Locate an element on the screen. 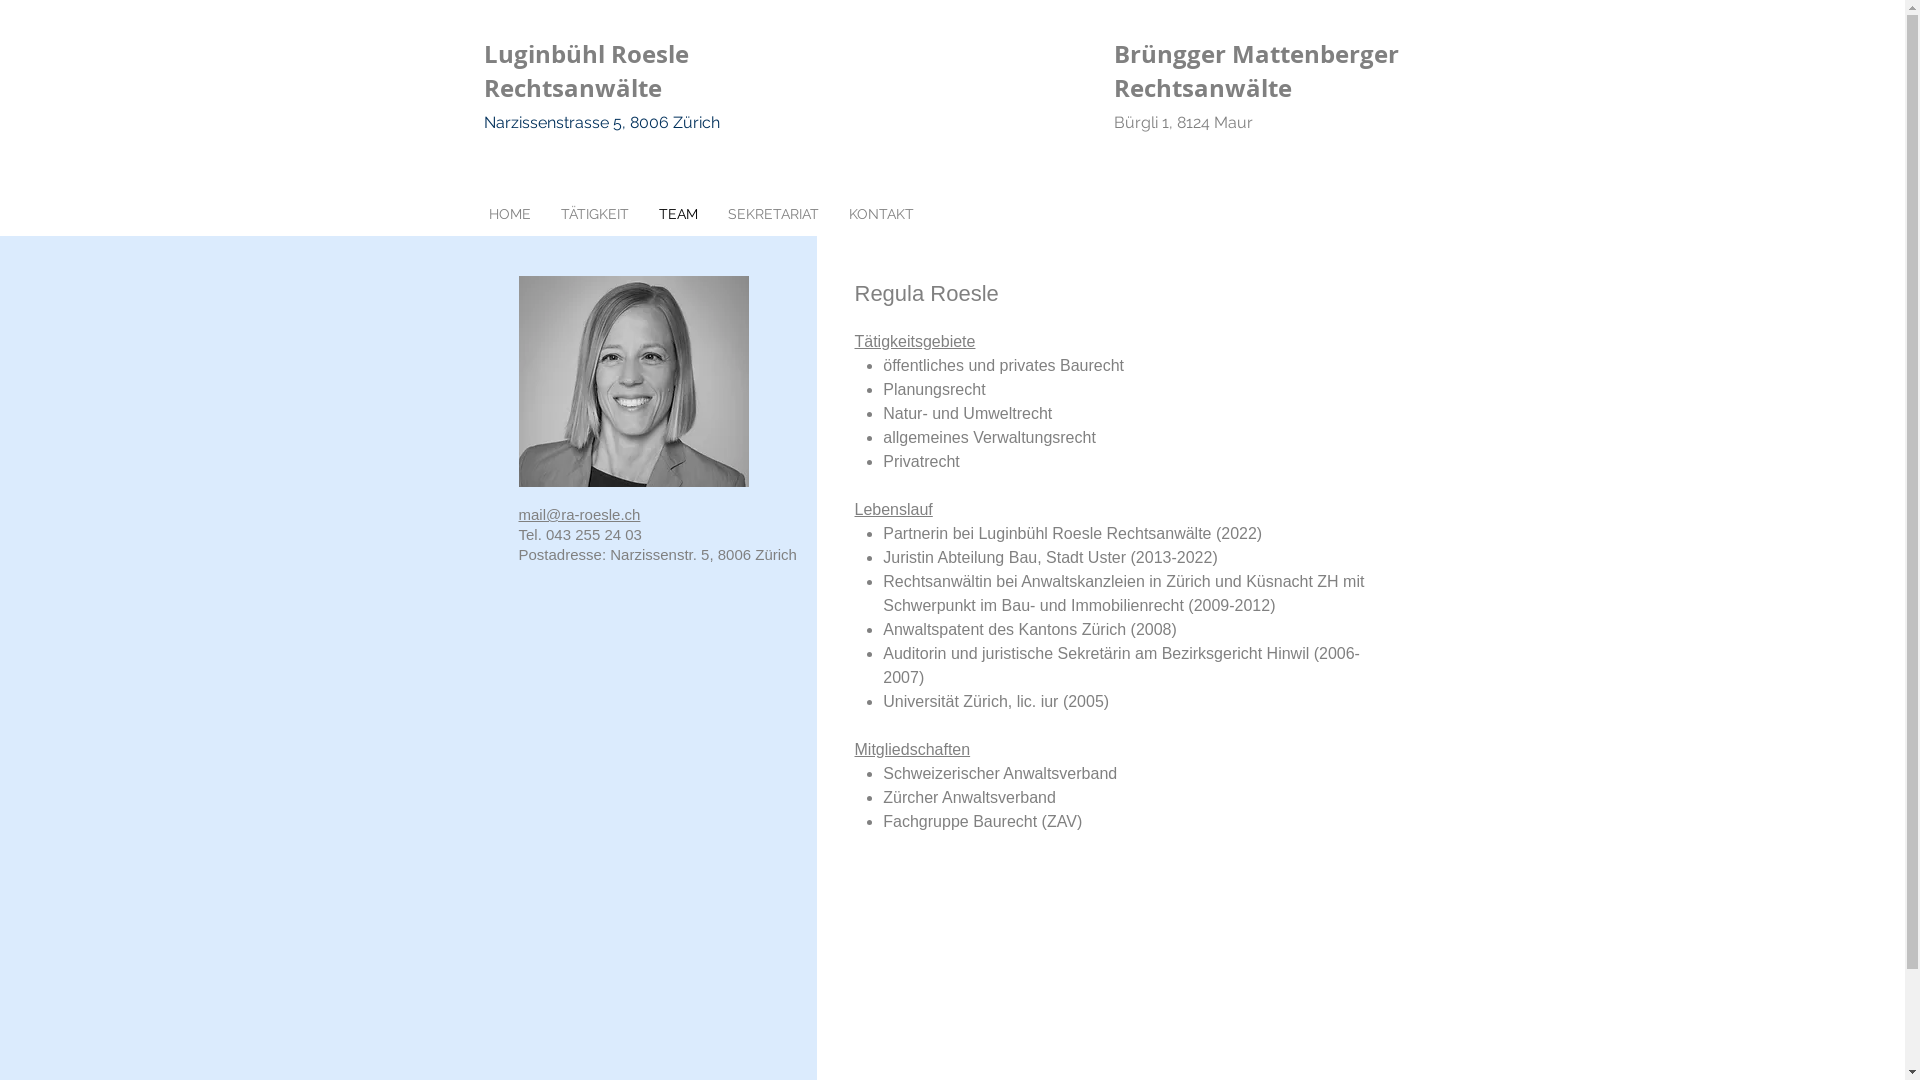  'Postadresse:' is located at coordinates (518, 554).